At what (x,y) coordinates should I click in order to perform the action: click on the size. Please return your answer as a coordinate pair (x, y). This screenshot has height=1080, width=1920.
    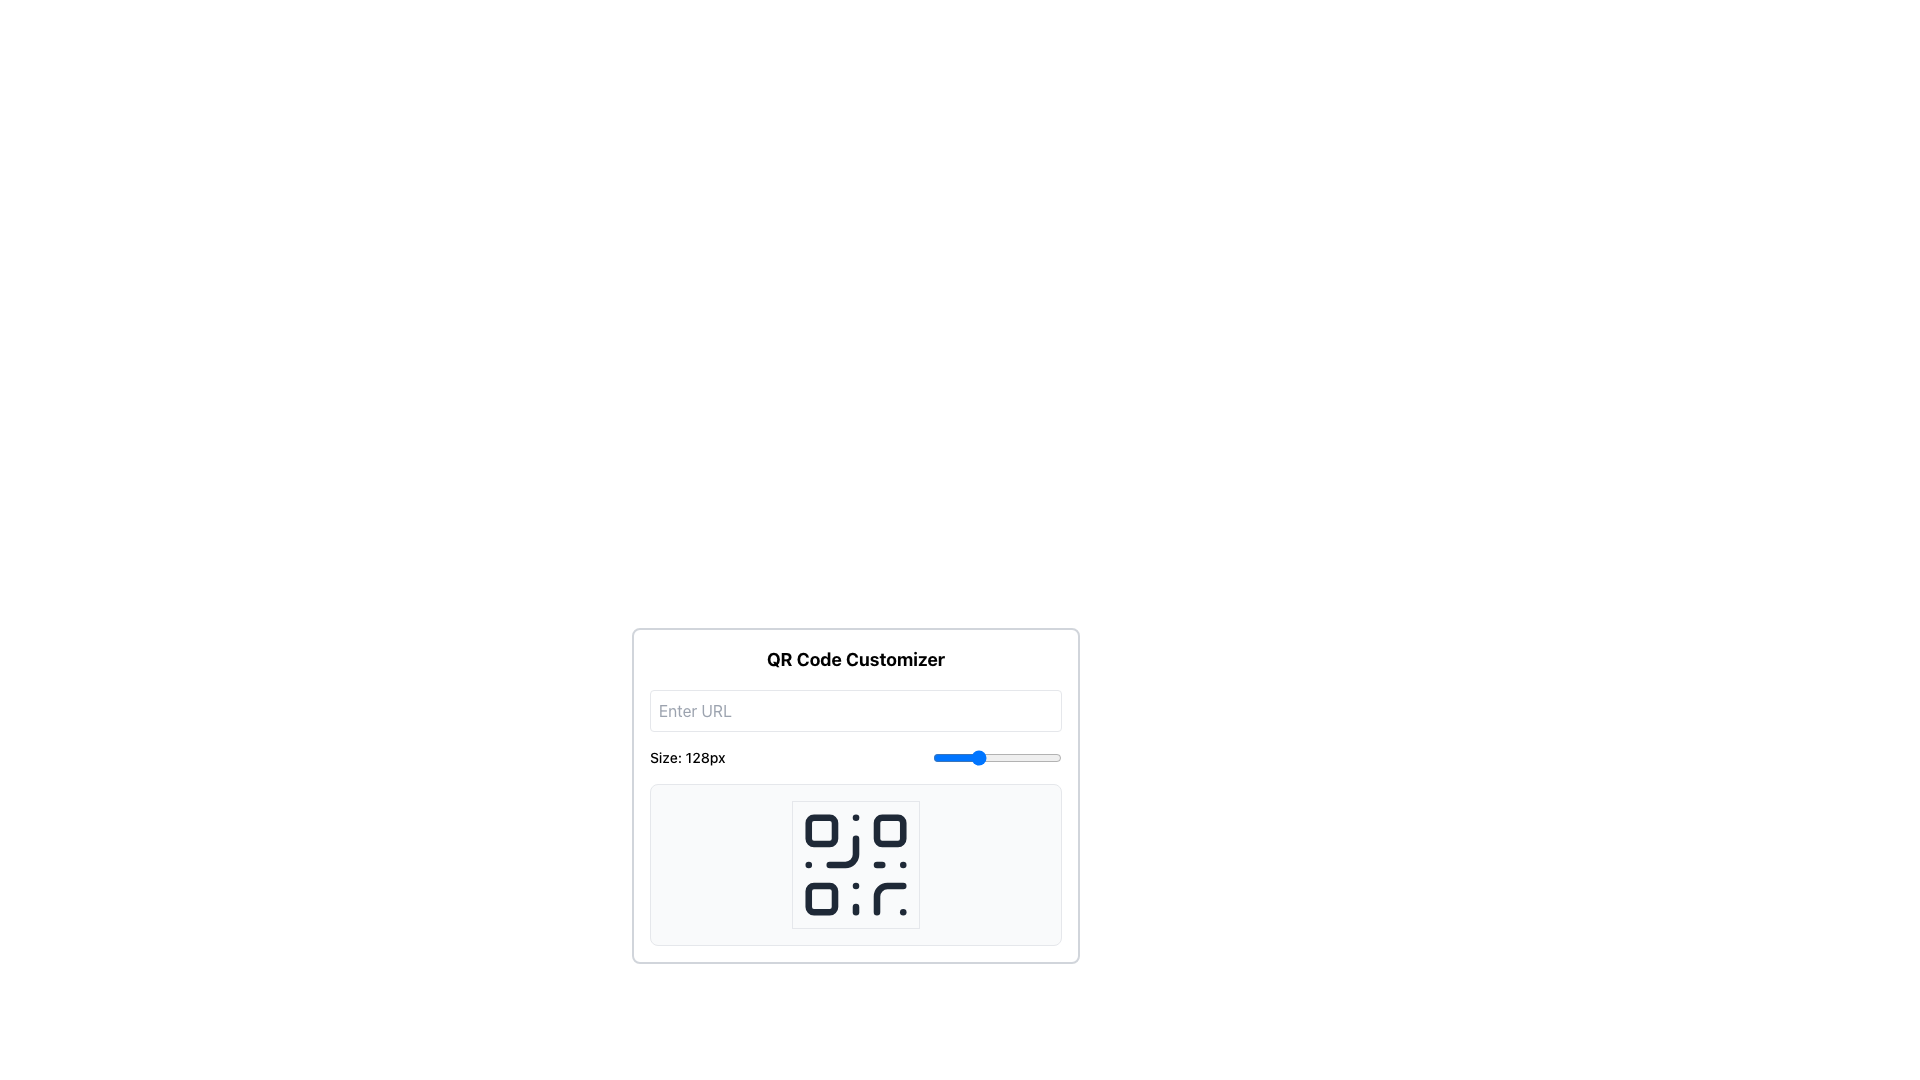
    Looking at the image, I should click on (1043, 758).